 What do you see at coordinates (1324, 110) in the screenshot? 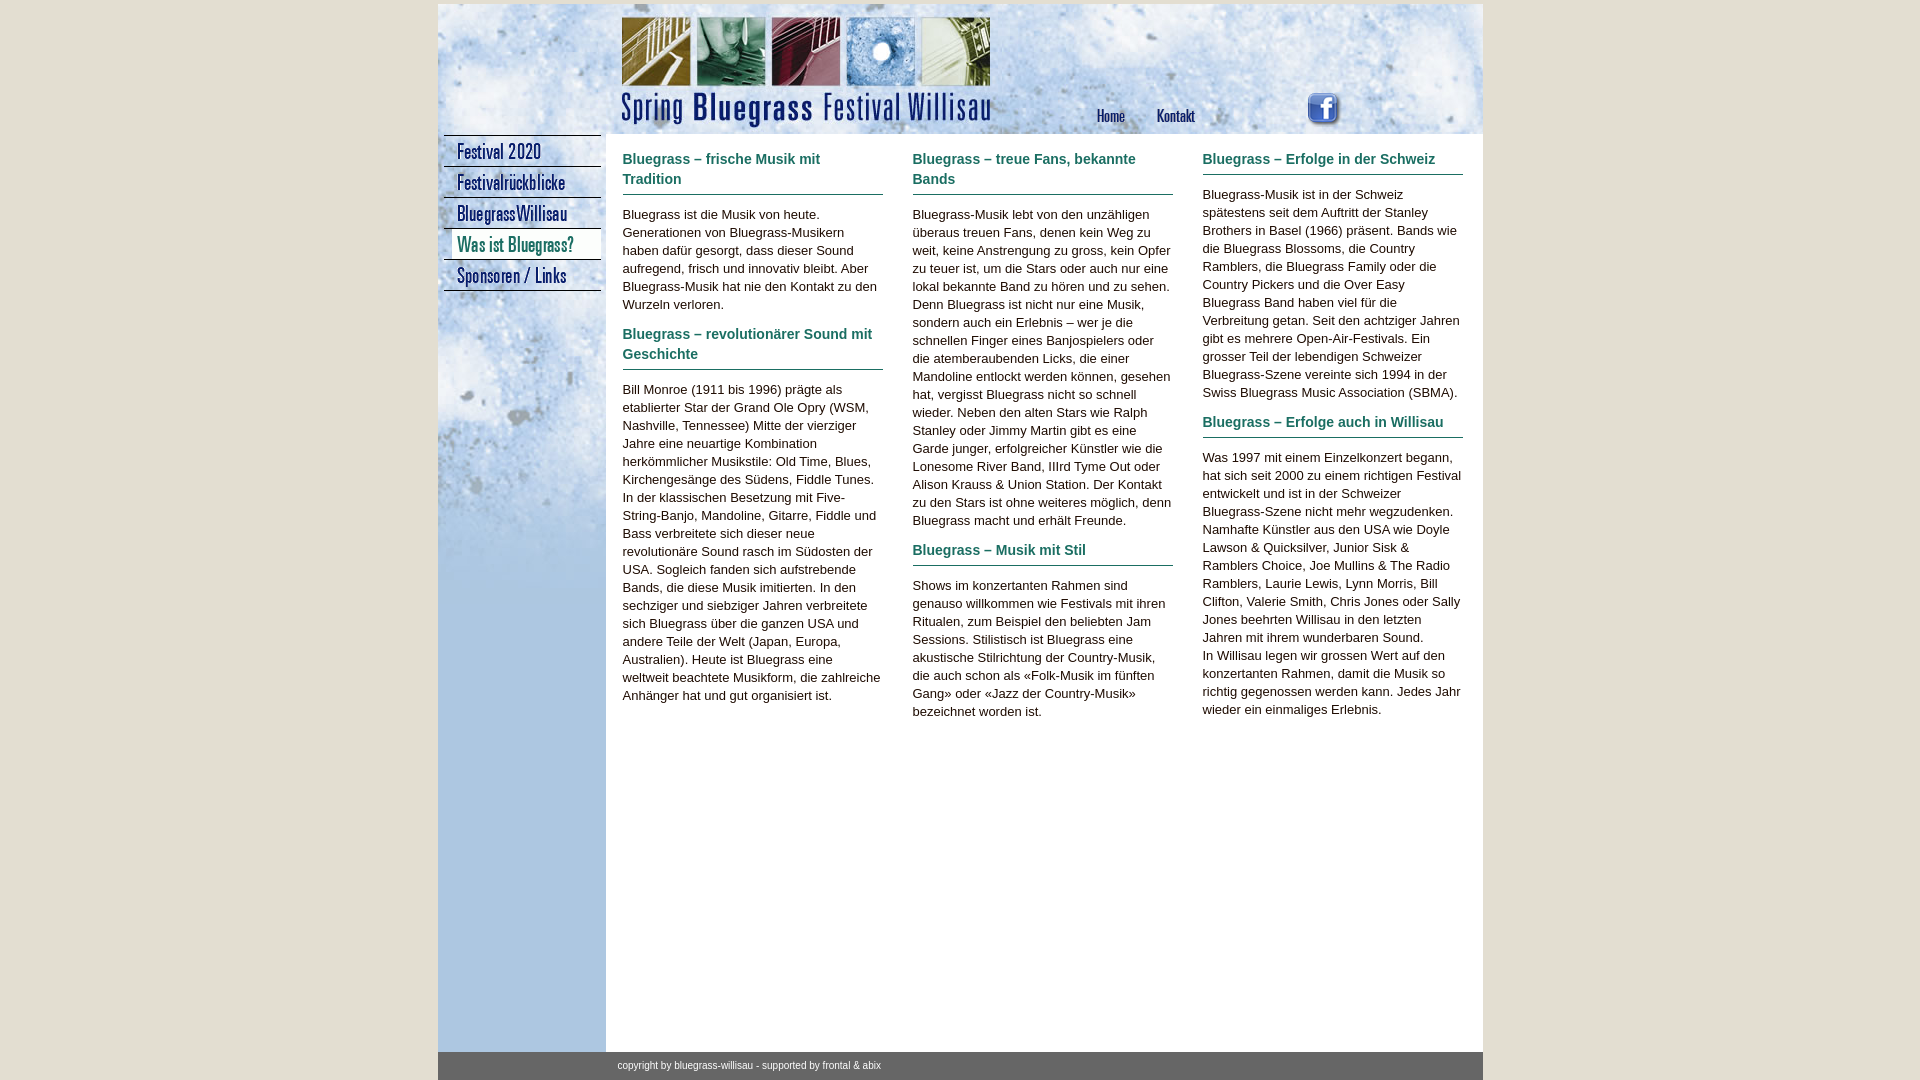
I see `'Spring Bluegrass Festival bei Facebook'` at bounding box center [1324, 110].